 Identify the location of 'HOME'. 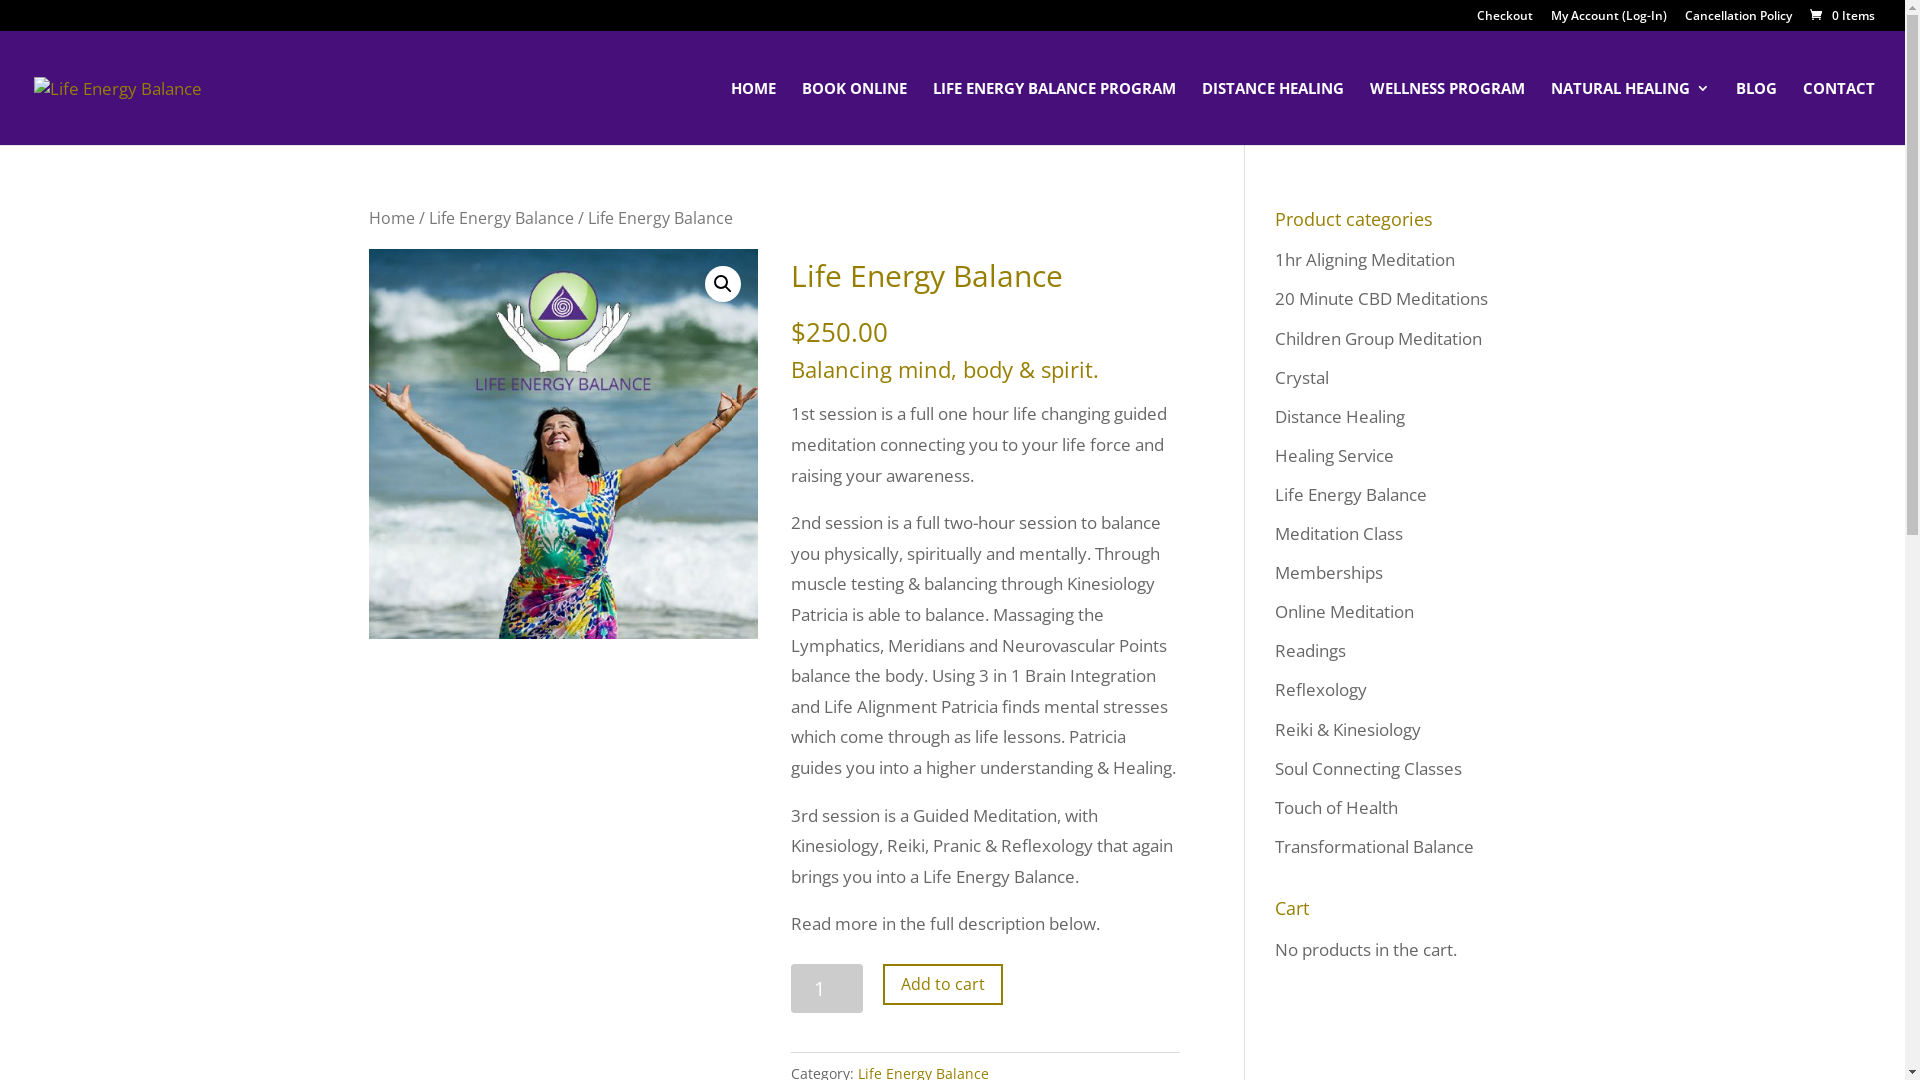
(752, 112).